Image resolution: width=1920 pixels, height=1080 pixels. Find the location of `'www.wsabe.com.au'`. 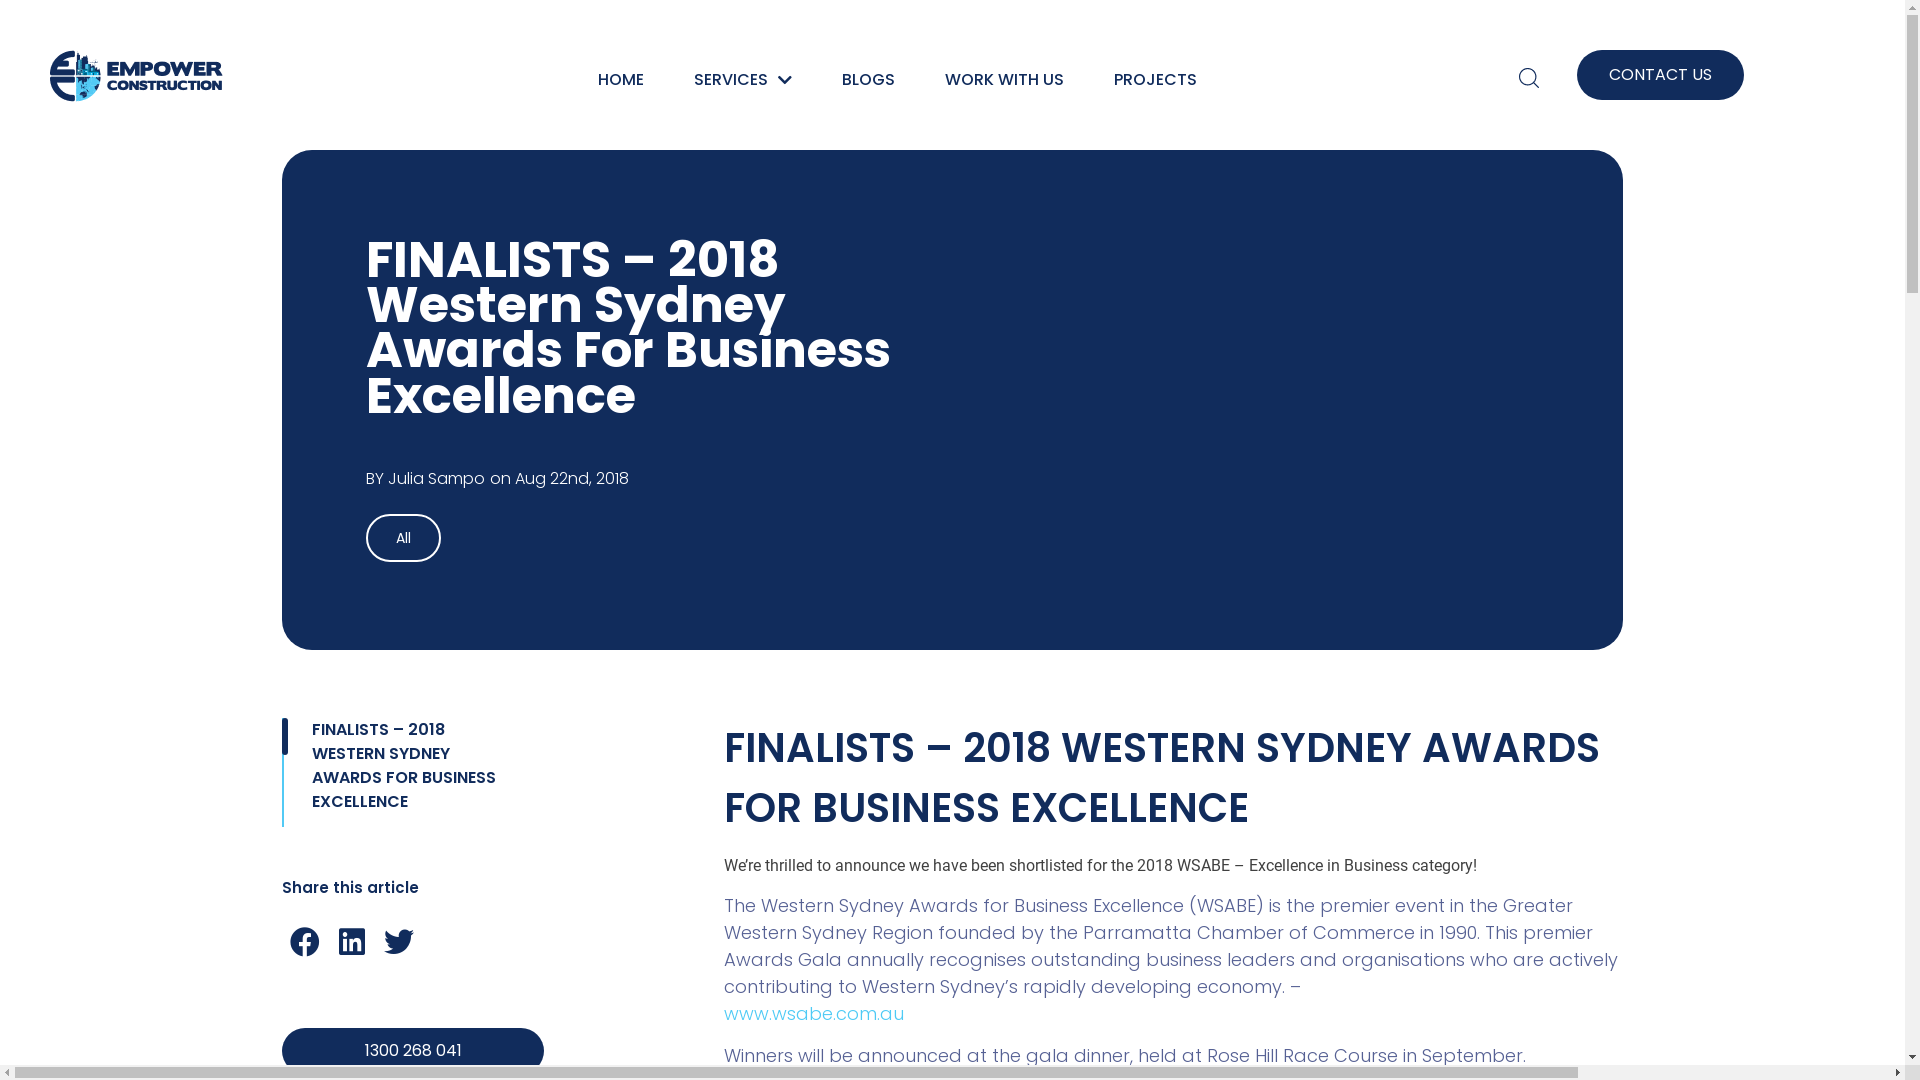

'www.wsabe.com.au' is located at coordinates (814, 1013).